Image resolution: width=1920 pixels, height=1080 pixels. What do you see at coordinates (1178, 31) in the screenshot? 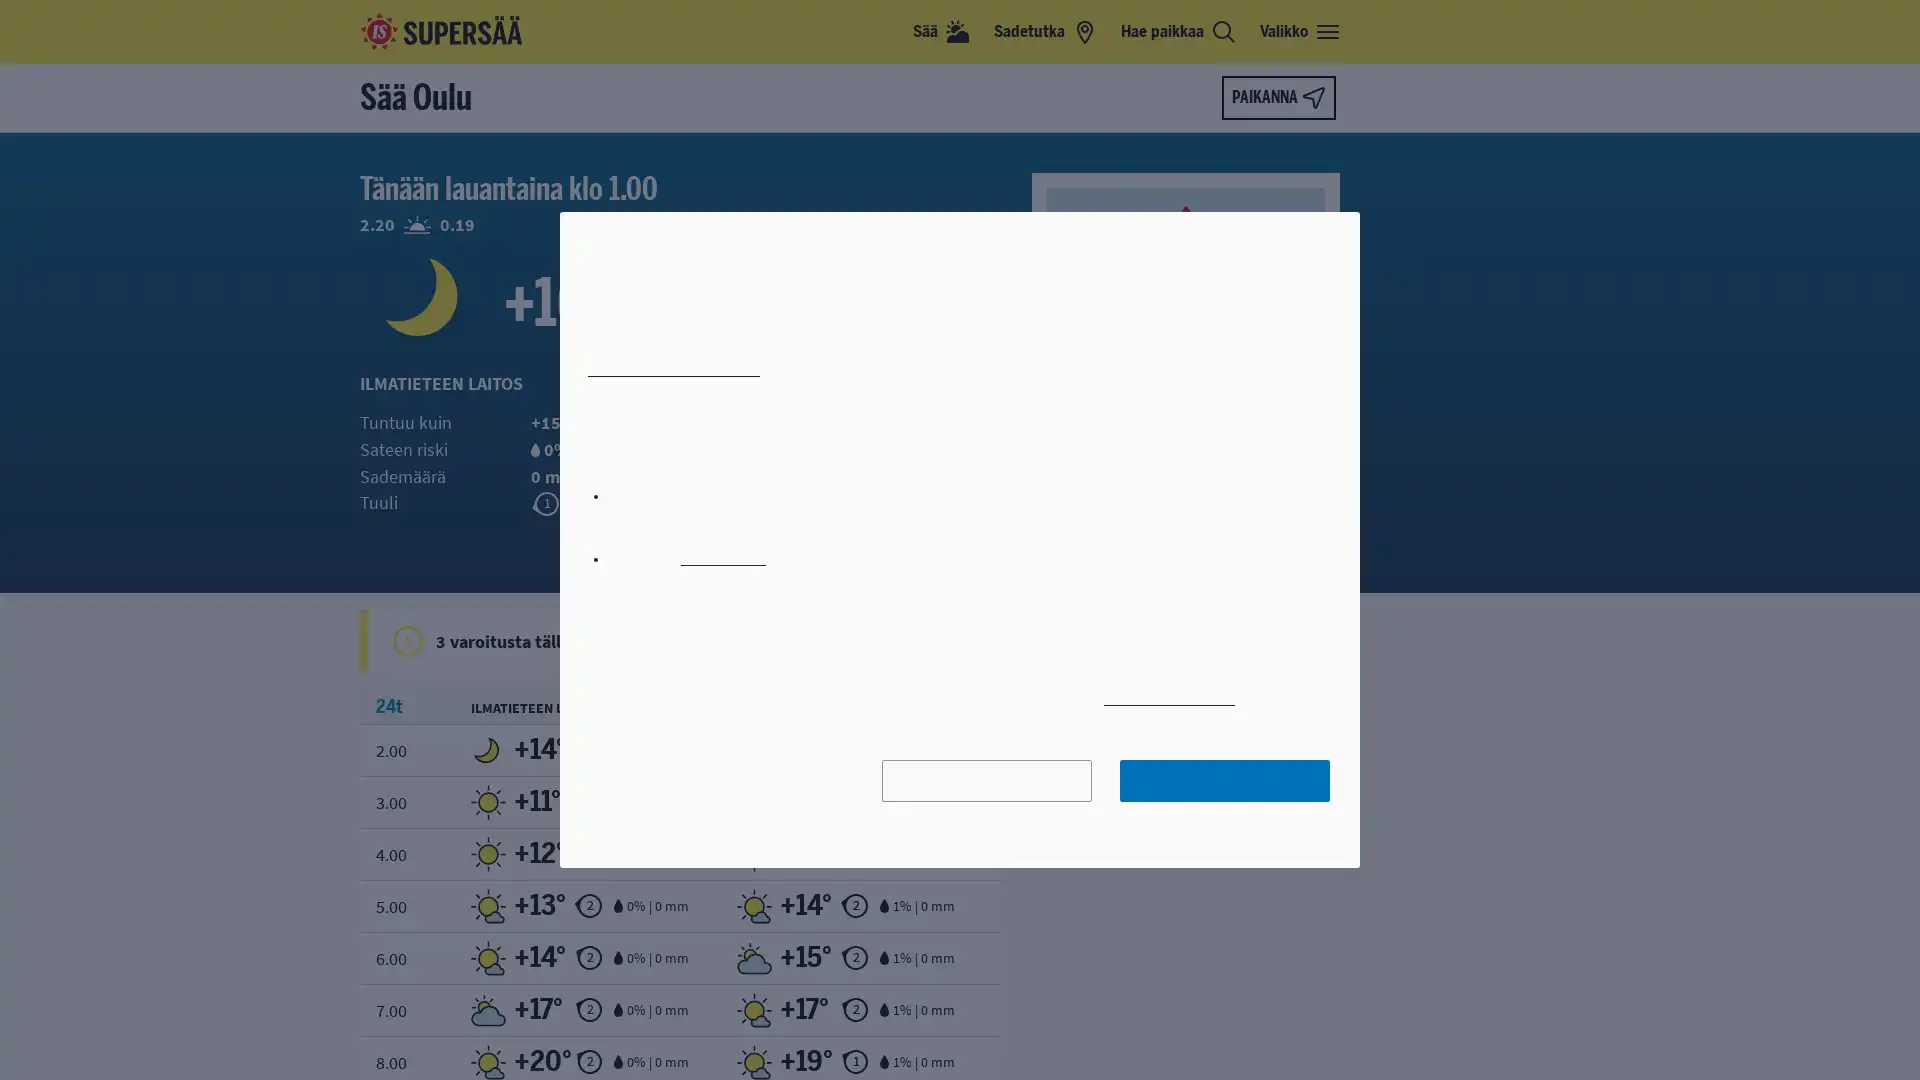
I see `Hae paikkaa` at bounding box center [1178, 31].